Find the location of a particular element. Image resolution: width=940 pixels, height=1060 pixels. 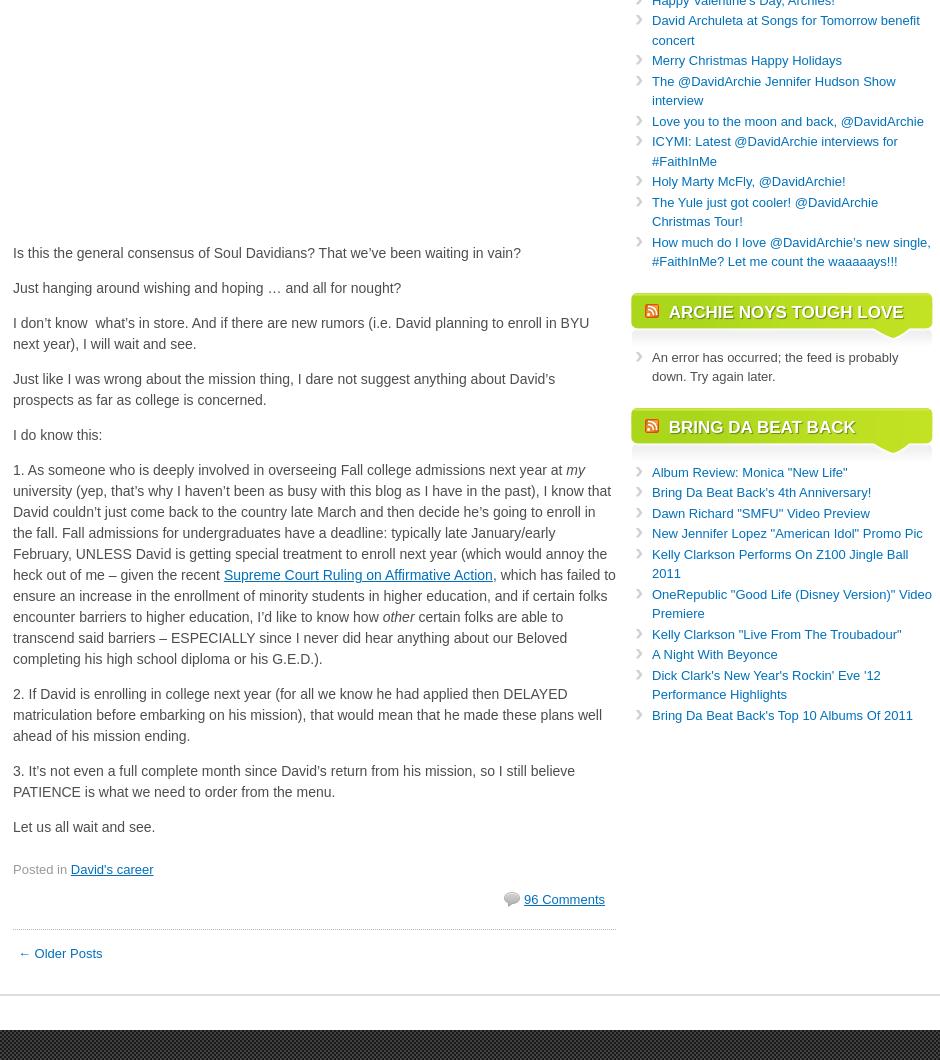

'An error has occurred; the feed is probably down. Try again later.' is located at coordinates (774, 366).